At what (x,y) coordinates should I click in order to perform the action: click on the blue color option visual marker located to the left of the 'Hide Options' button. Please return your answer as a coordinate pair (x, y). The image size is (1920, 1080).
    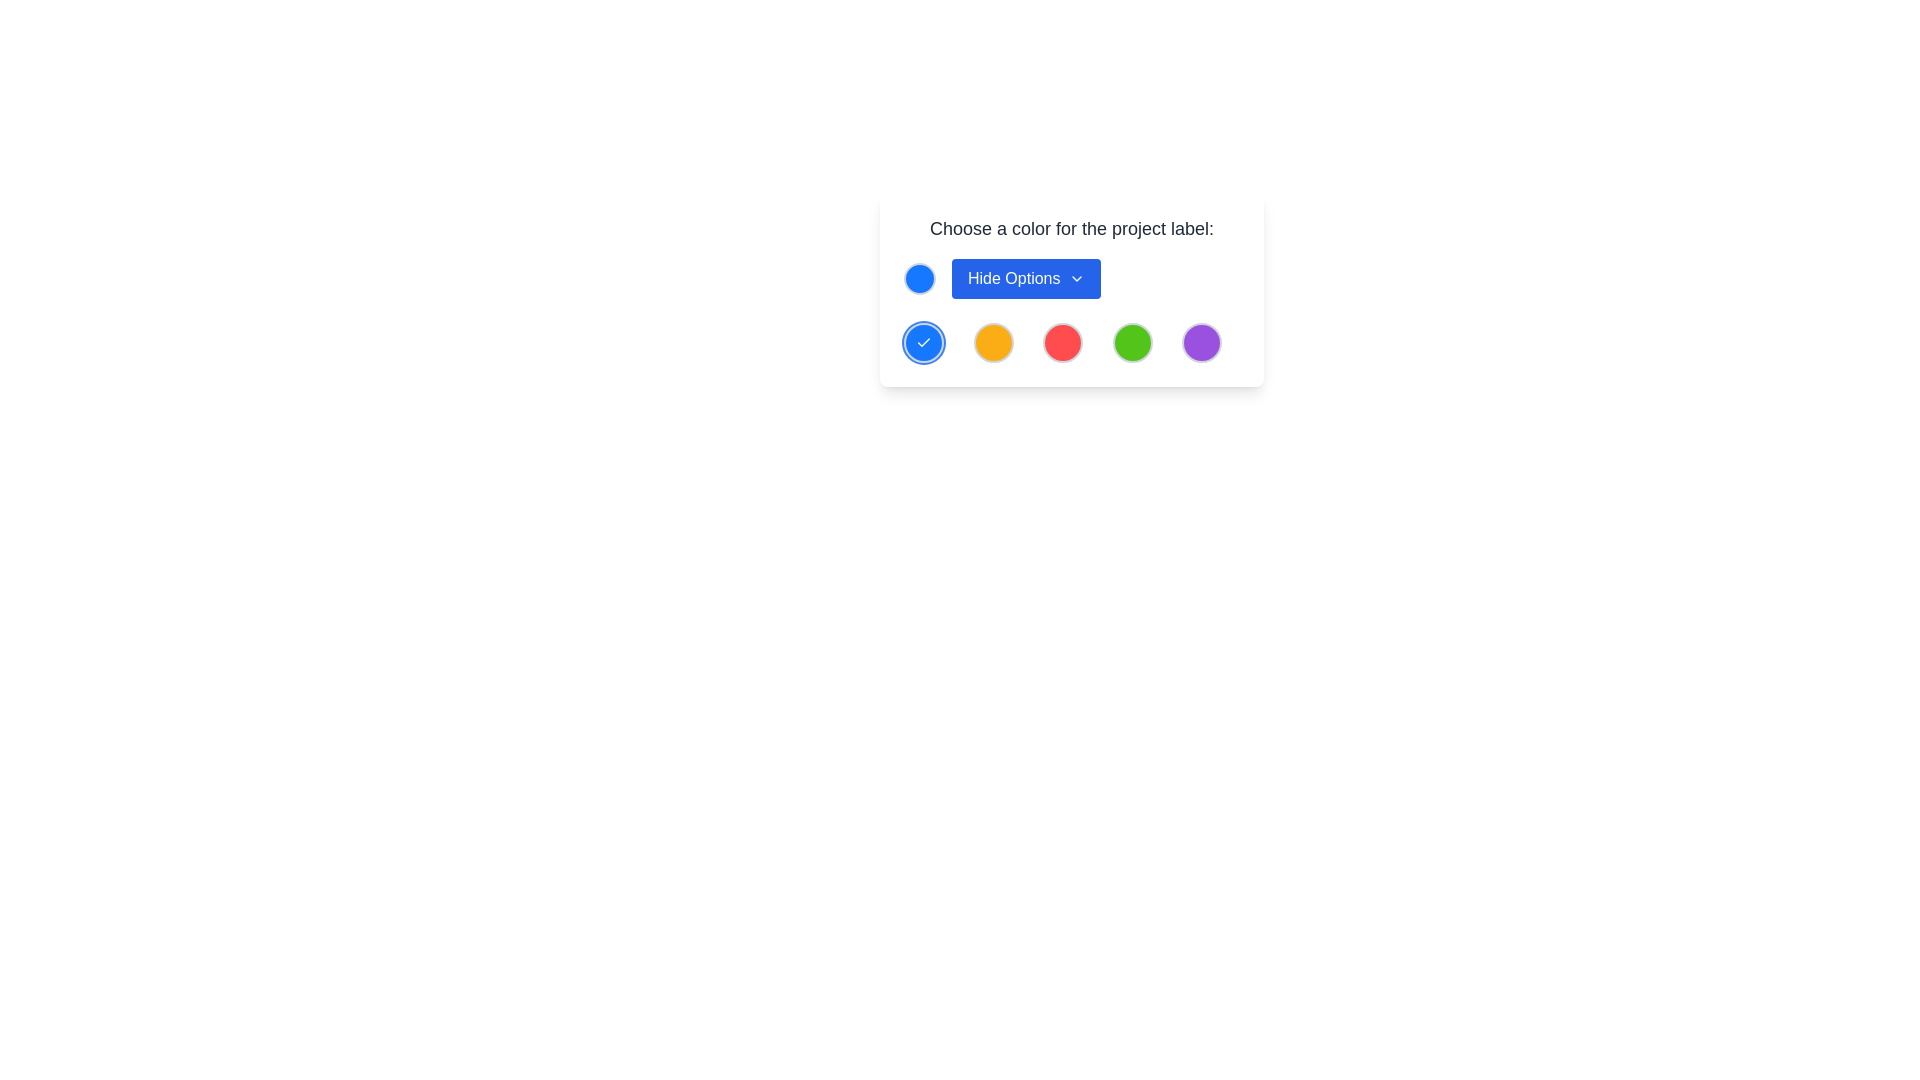
    Looking at the image, I should click on (919, 278).